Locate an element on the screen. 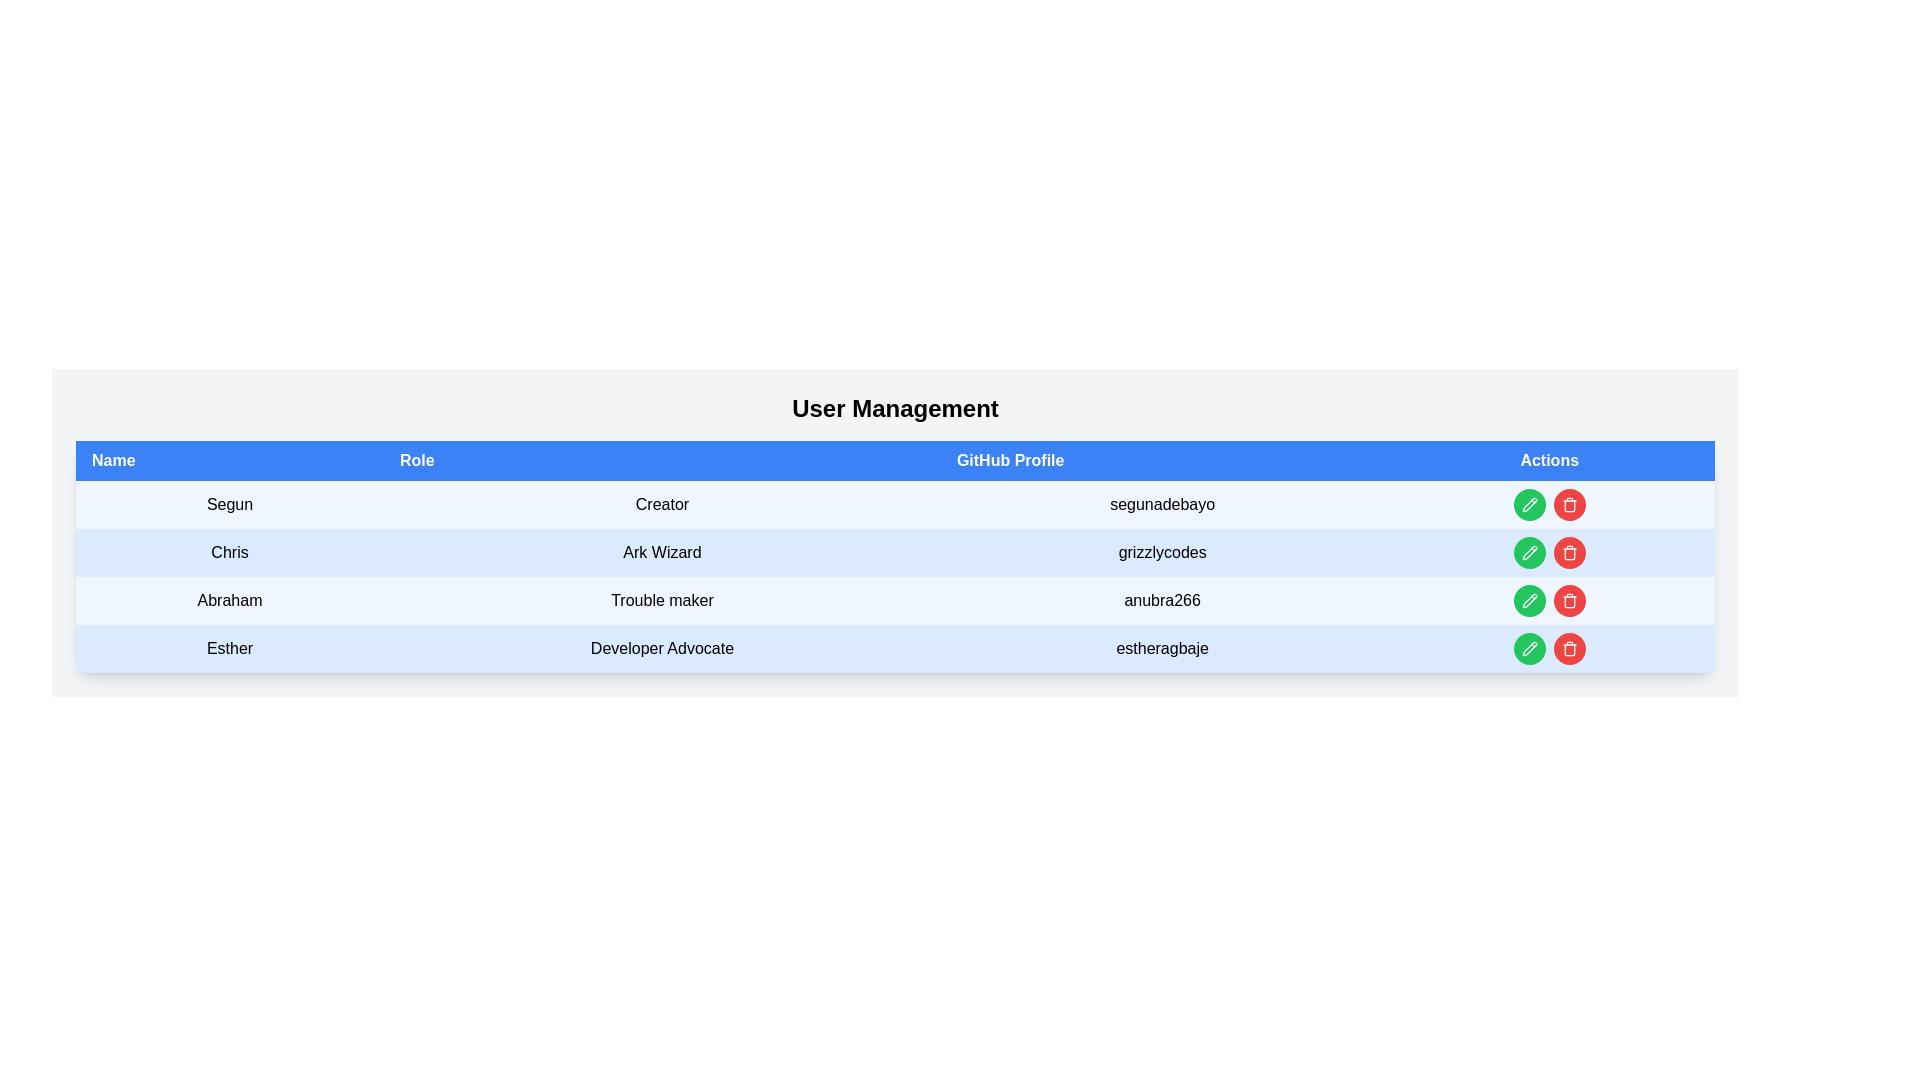 The width and height of the screenshot is (1920, 1080). the pencil icon button in the 'Actions' column for 'Chris', the Ark Wizard is located at coordinates (1528, 504).